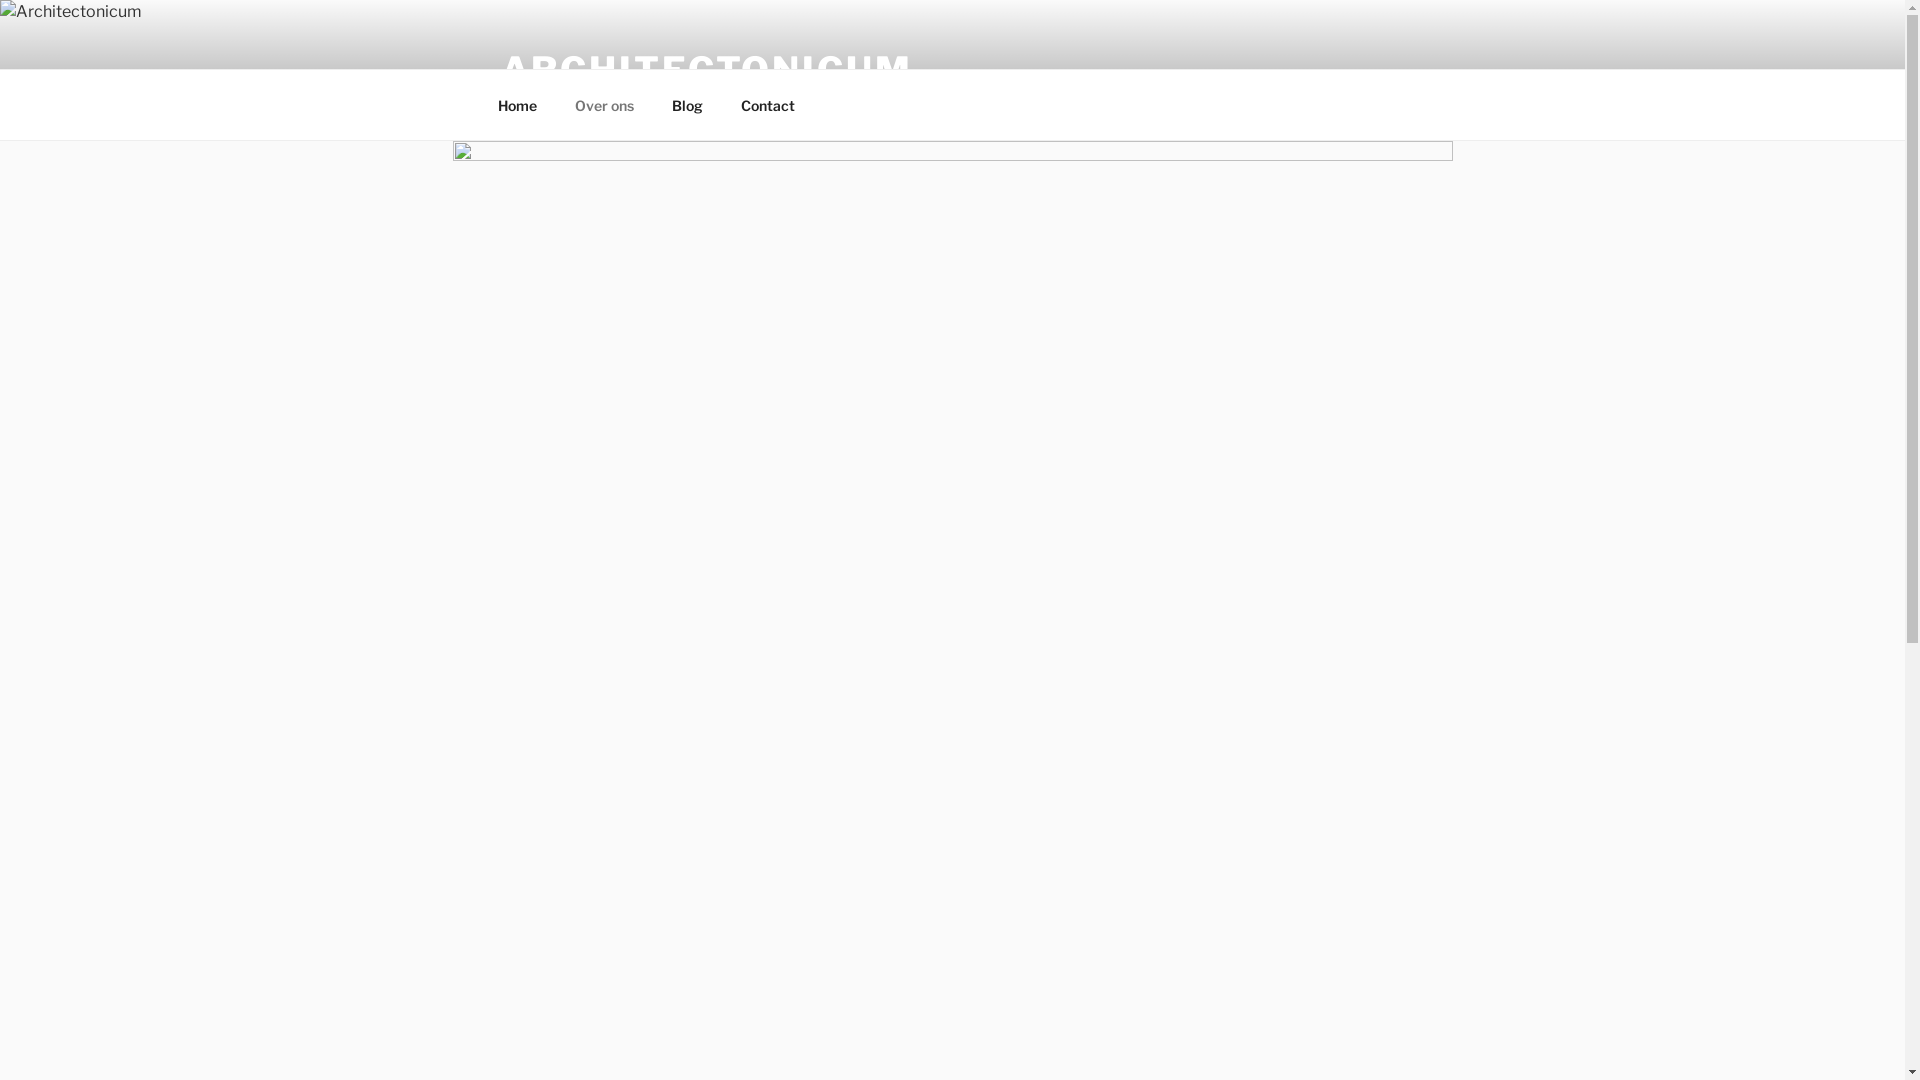 This screenshot has width=1920, height=1080. I want to click on 'Blog', so click(686, 104).